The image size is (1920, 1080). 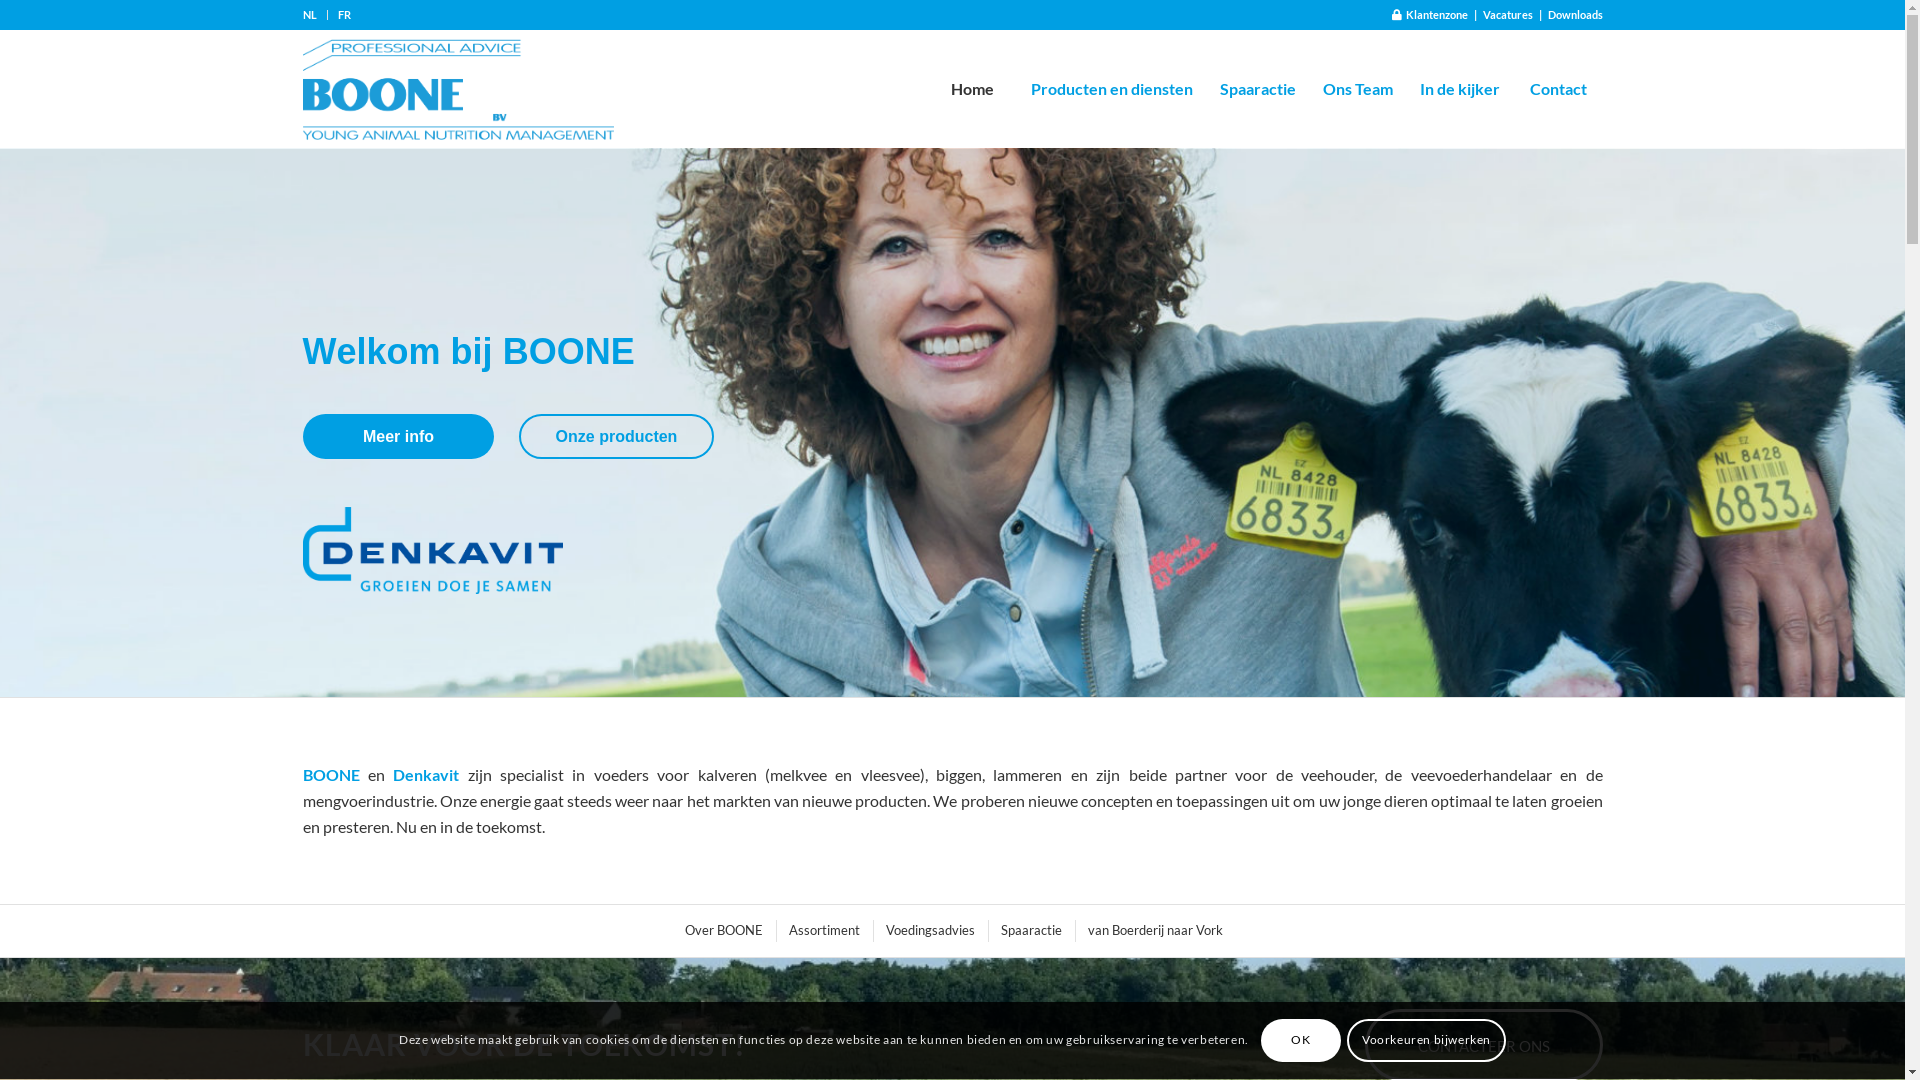 I want to click on 'Ons Team', so click(x=1356, y=87).